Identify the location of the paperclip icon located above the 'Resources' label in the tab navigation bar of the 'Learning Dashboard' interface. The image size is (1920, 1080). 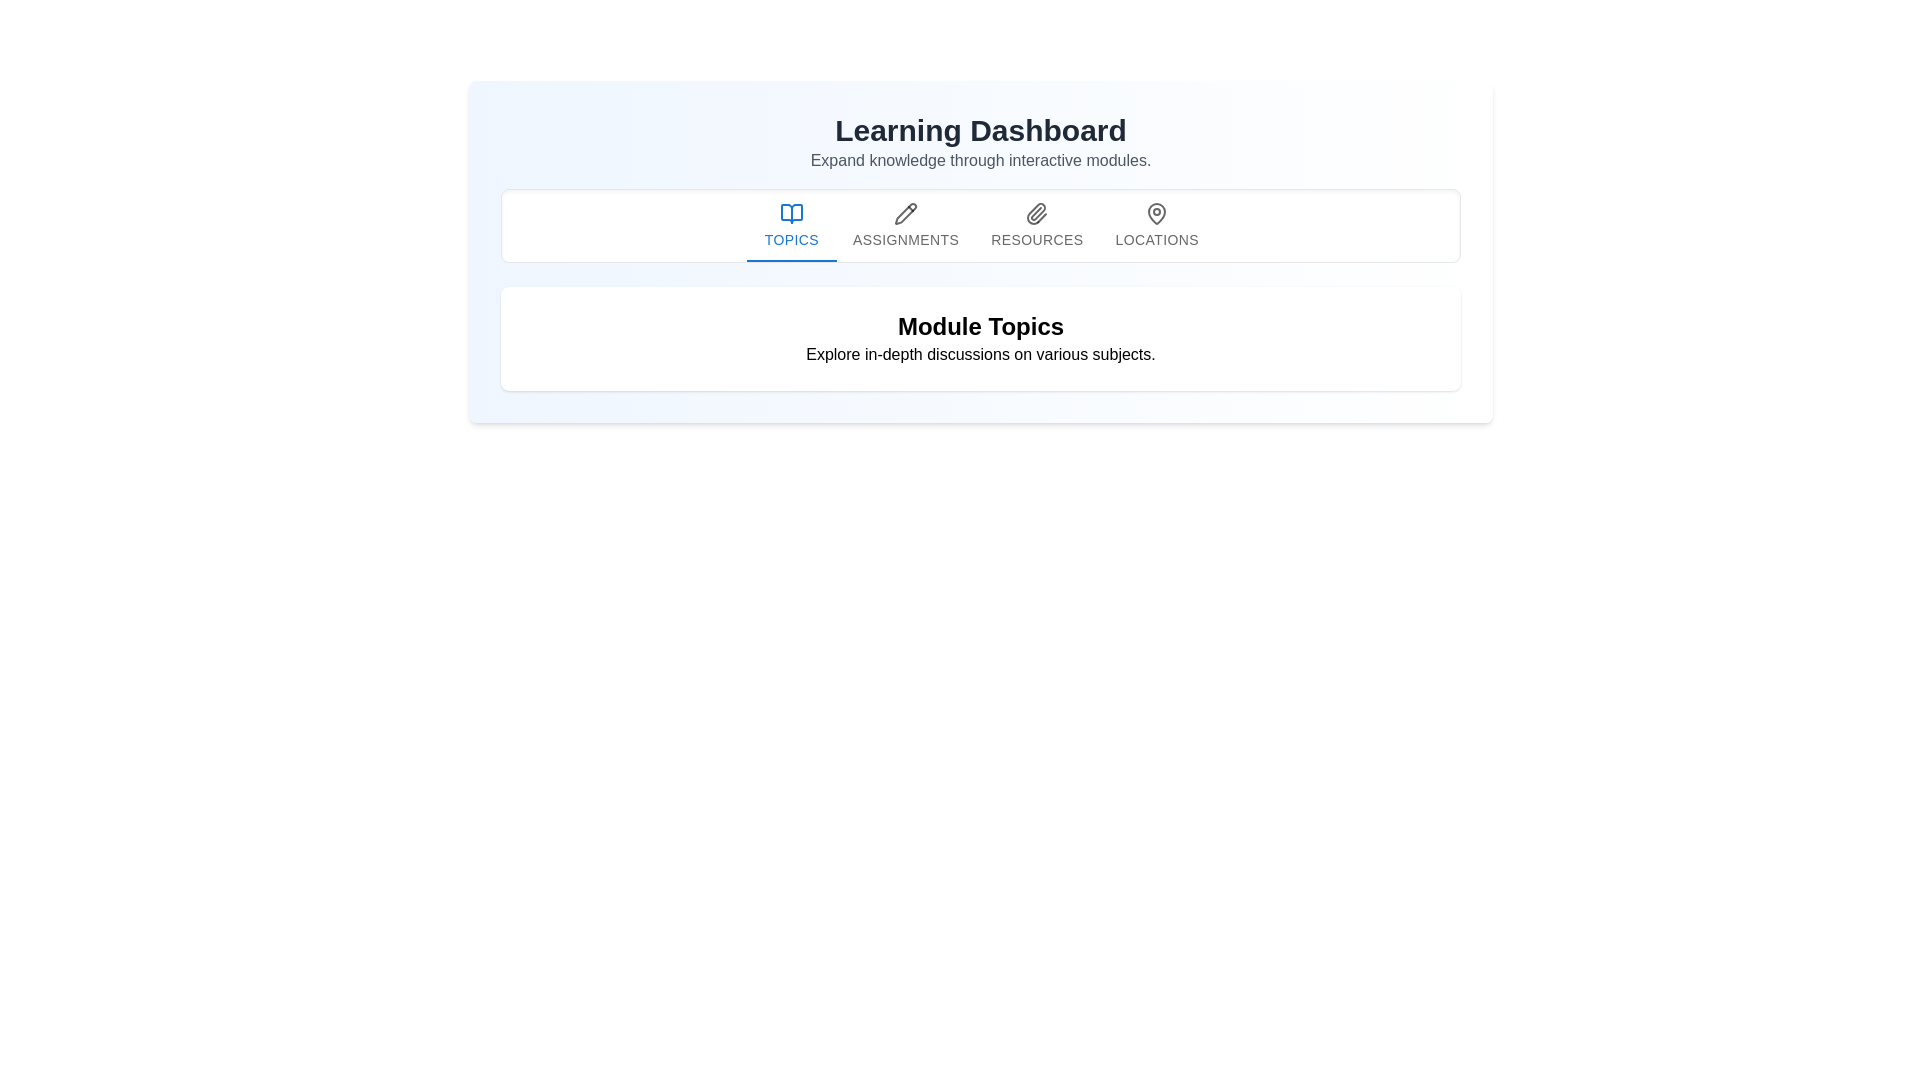
(1037, 214).